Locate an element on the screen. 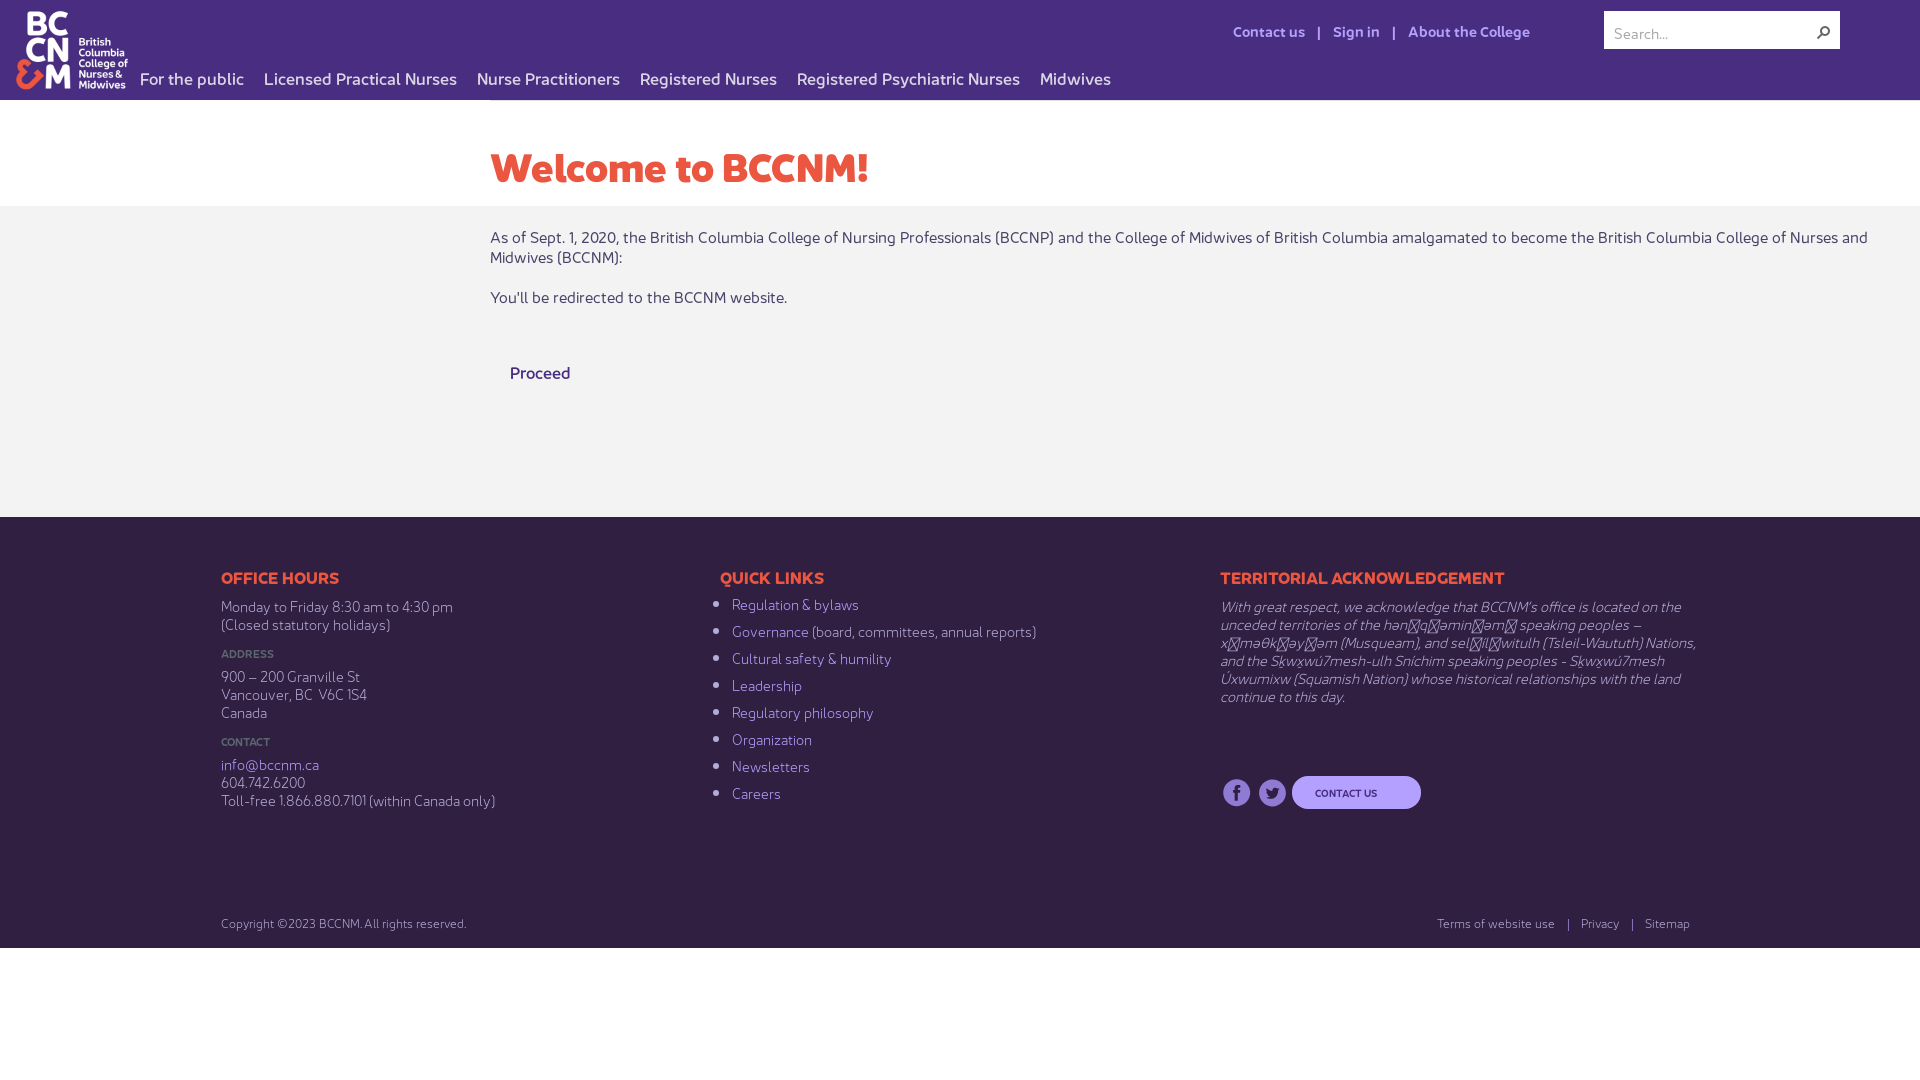 The height and width of the screenshot is (1080, 1920). 'Organization' is located at coordinates (730, 737).